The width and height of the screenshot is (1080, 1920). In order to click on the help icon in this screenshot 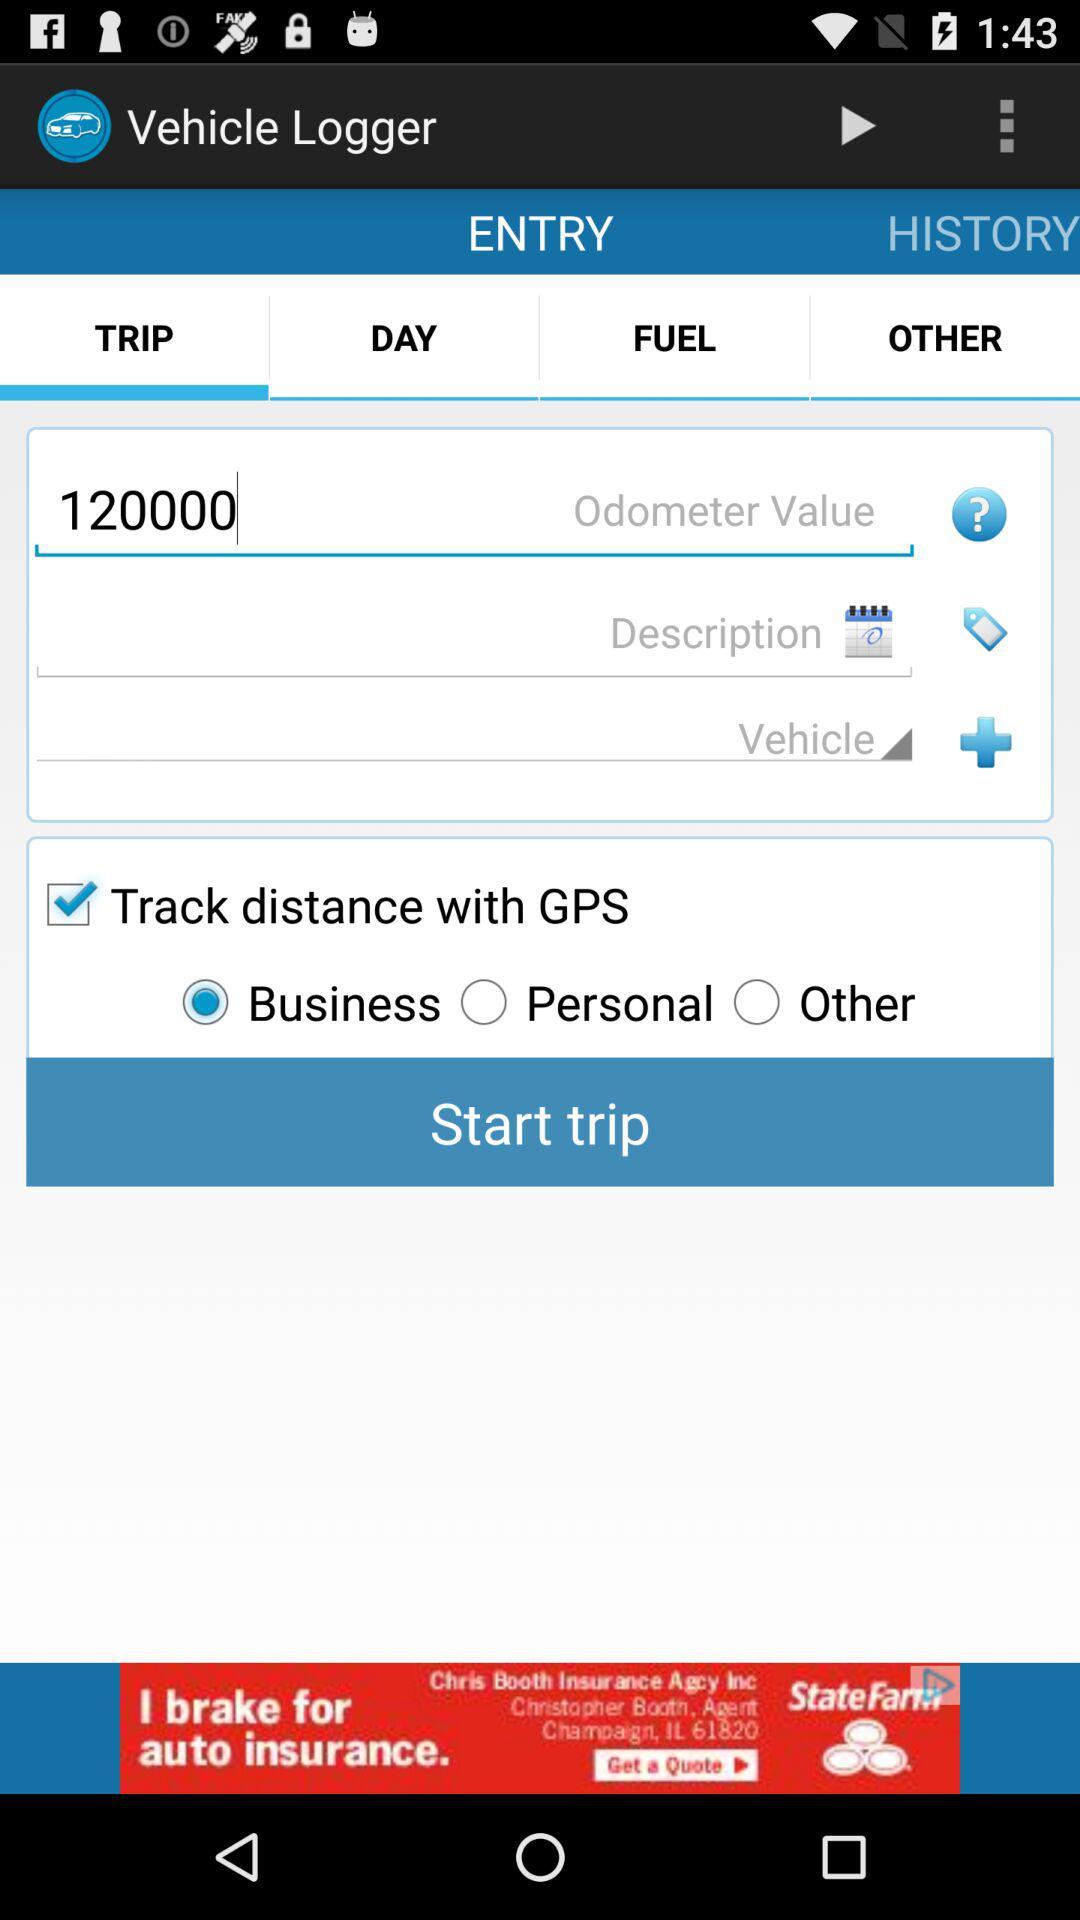, I will do `click(978, 550)`.